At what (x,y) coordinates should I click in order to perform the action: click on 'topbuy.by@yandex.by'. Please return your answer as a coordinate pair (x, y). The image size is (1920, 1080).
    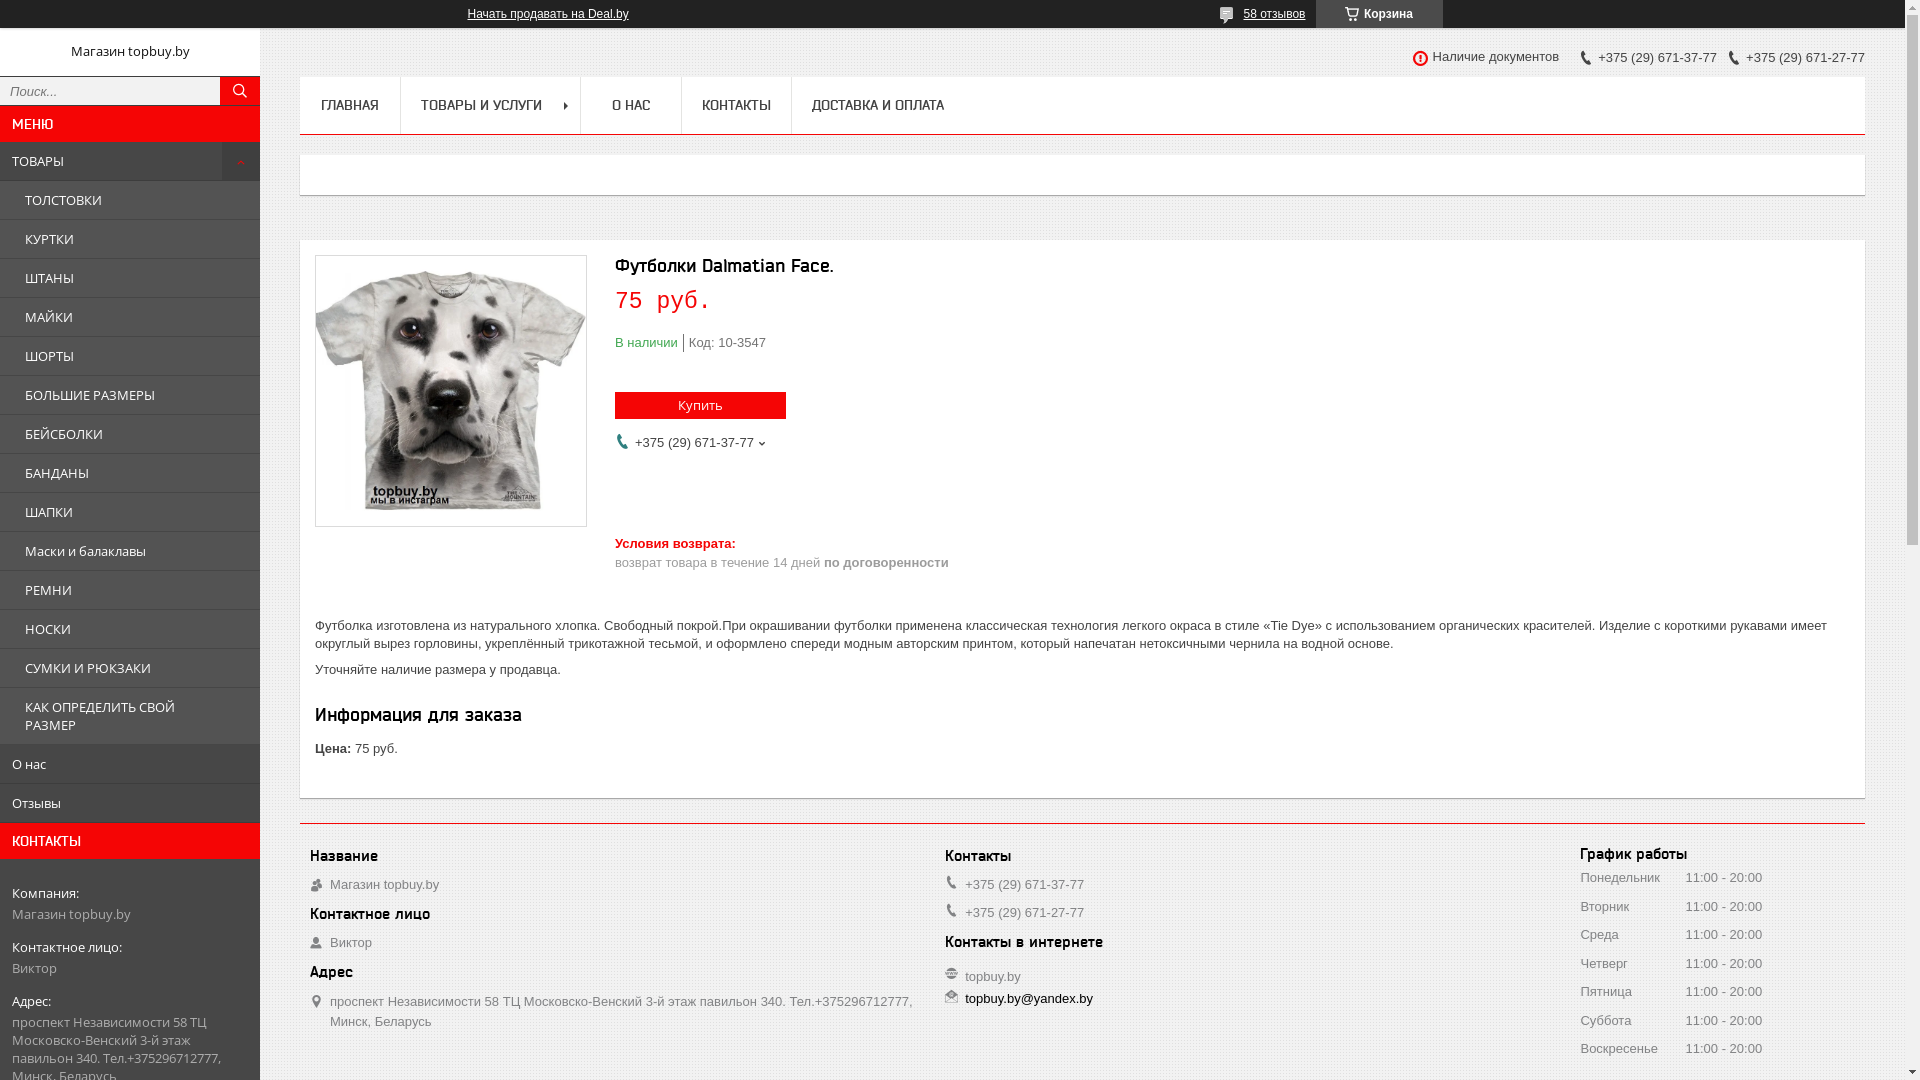
    Looking at the image, I should click on (1028, 999).